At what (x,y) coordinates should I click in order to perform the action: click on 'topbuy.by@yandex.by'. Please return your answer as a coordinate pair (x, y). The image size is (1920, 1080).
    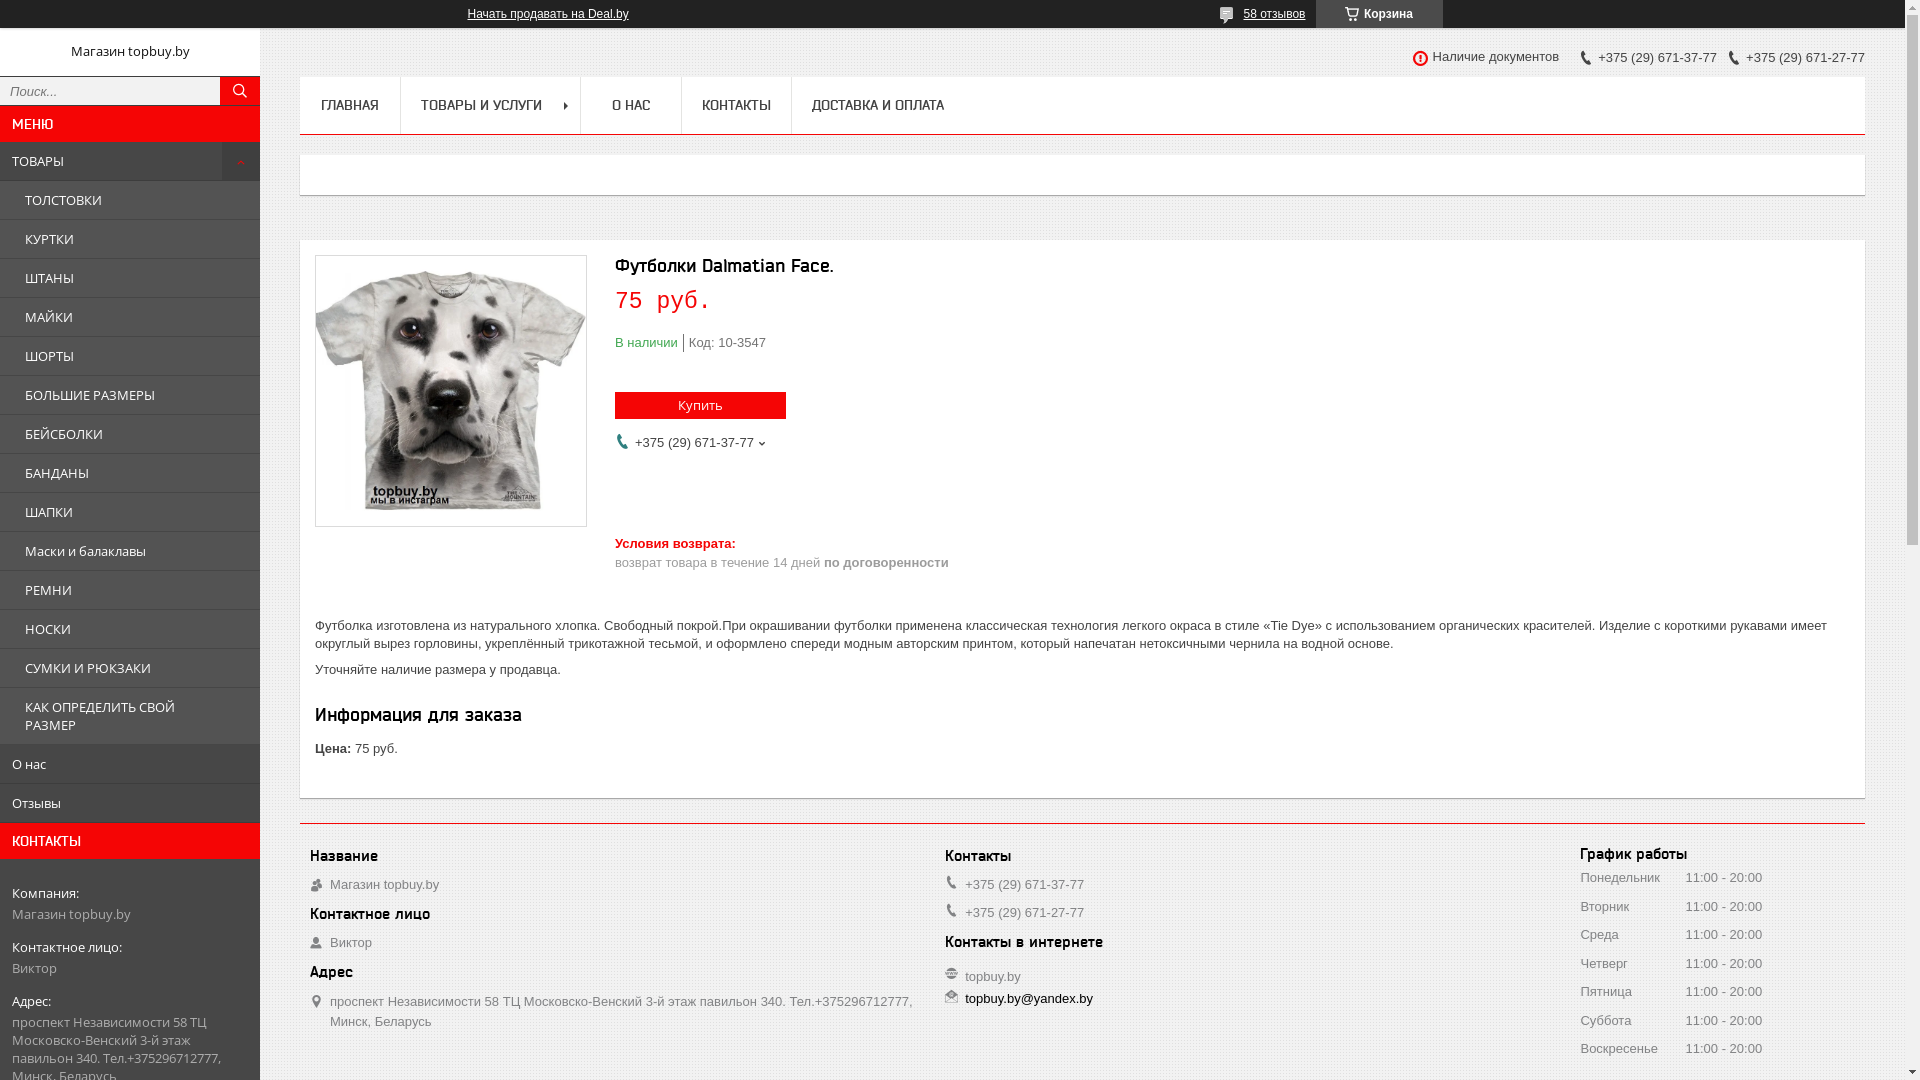
    Looking at the image, I should click on (1028, 999).